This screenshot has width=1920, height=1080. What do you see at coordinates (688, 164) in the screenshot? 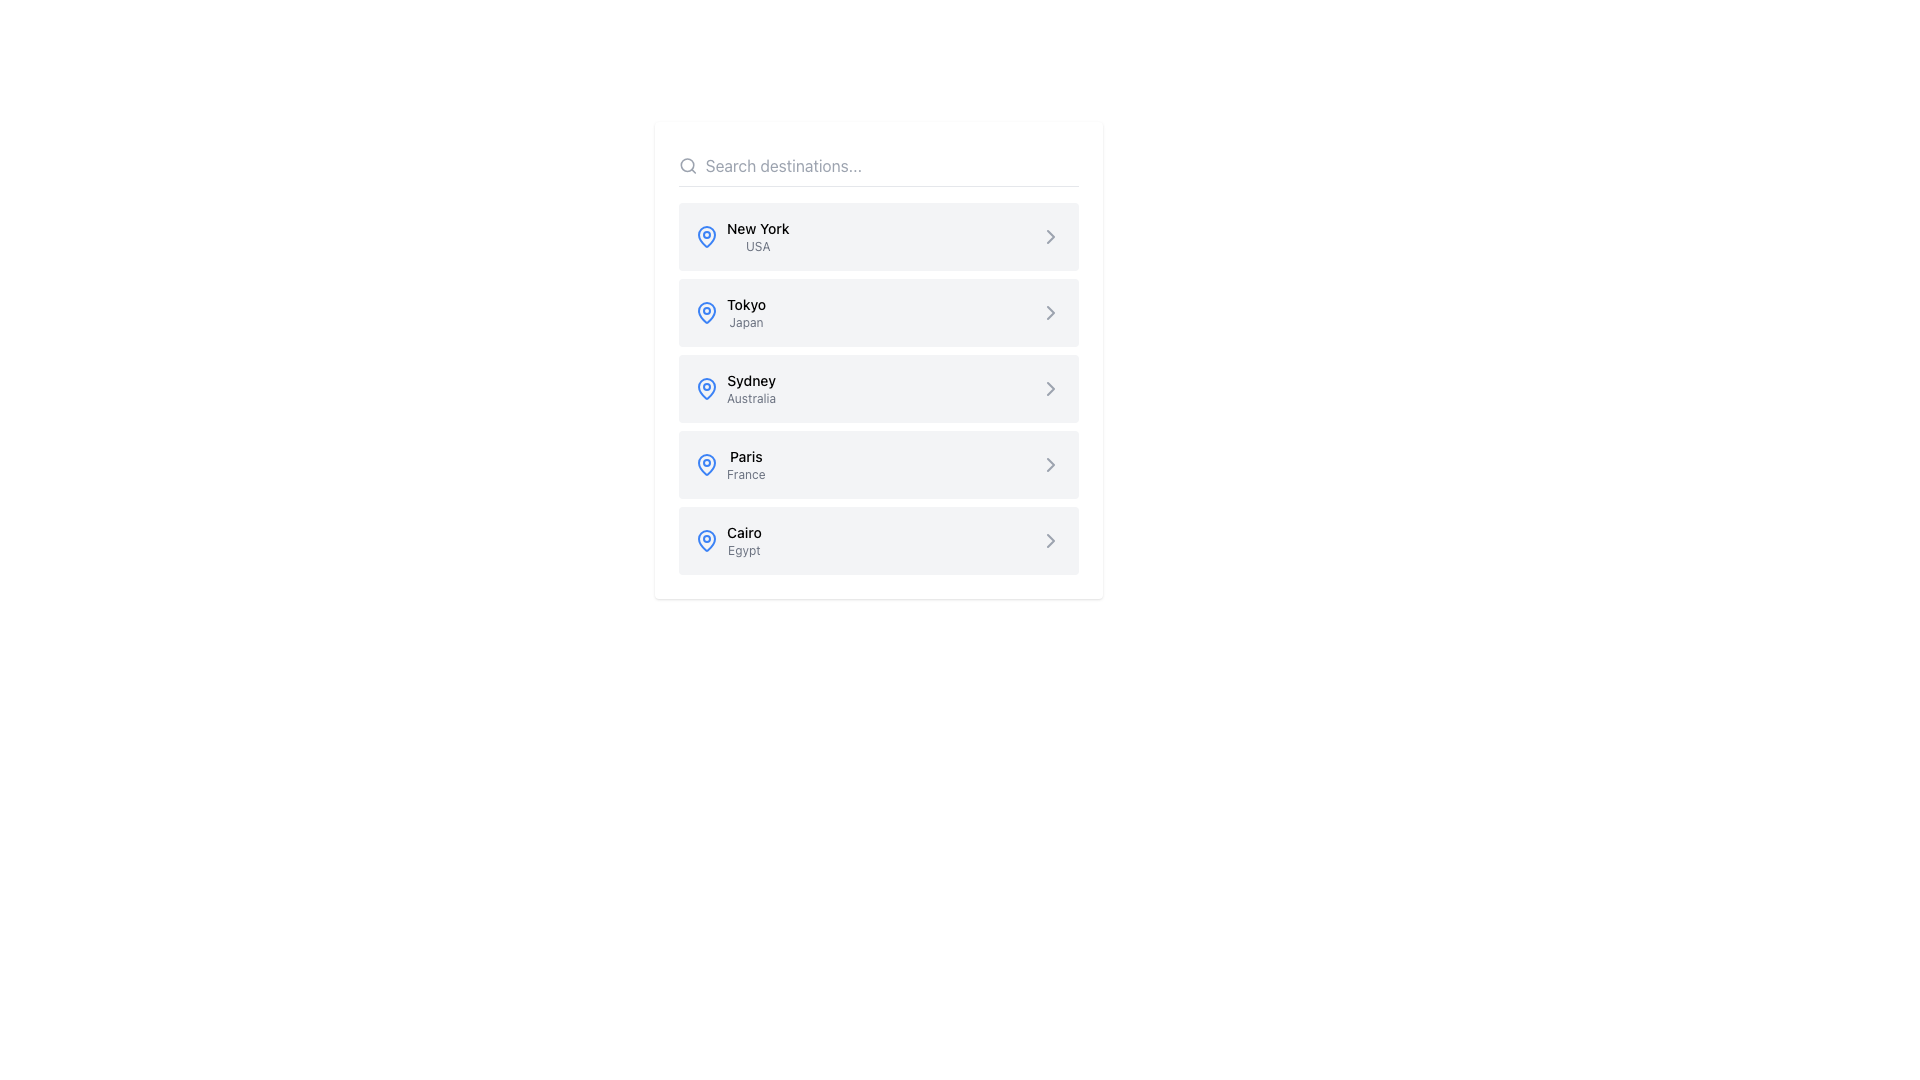
I see `the small light gray magnifying glass icon indicating search functionality, located at the top-left of the search input field` at bounding box center [688, 164].